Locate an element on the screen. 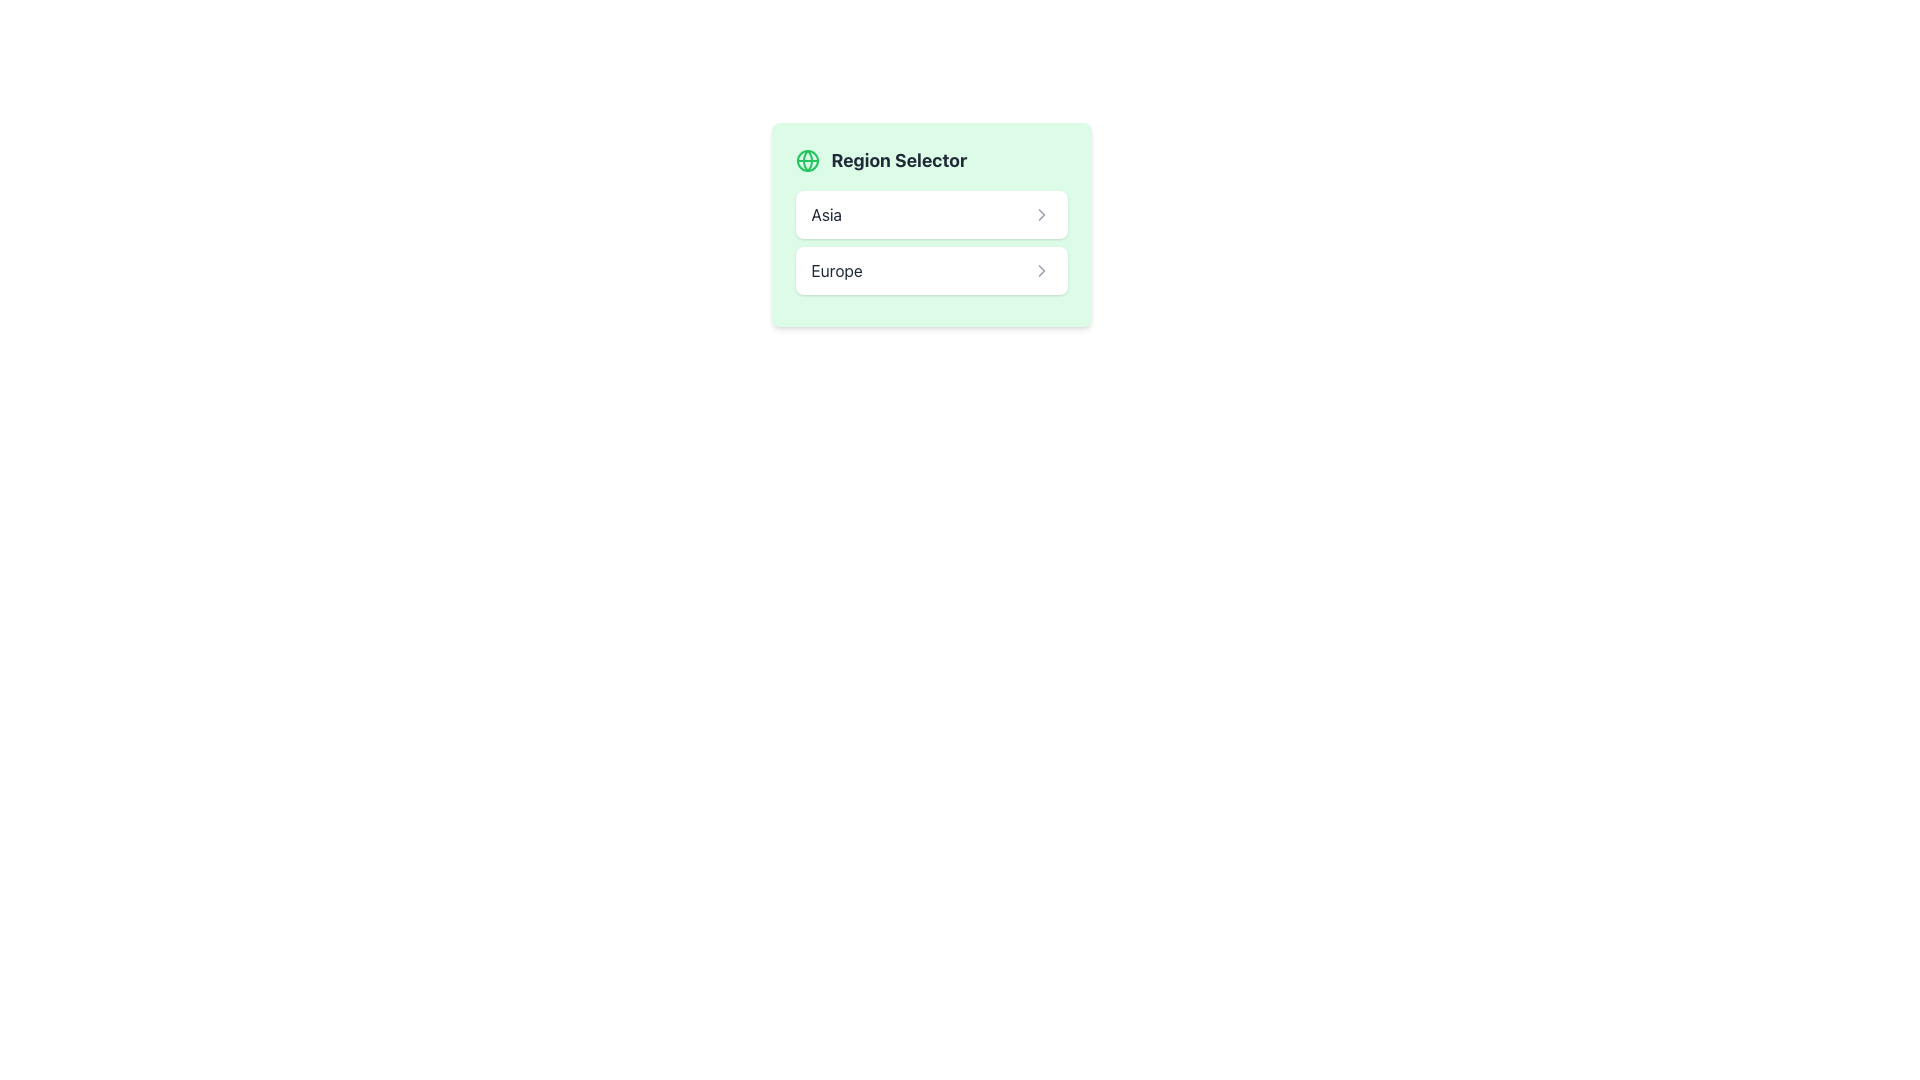 Image resolution: width=1920 pixels, height=1080 pixels. the right-pointing chevron icon located at the far-right end of the row displaying the text 'Asia' is located at coordinates (1040, 215).